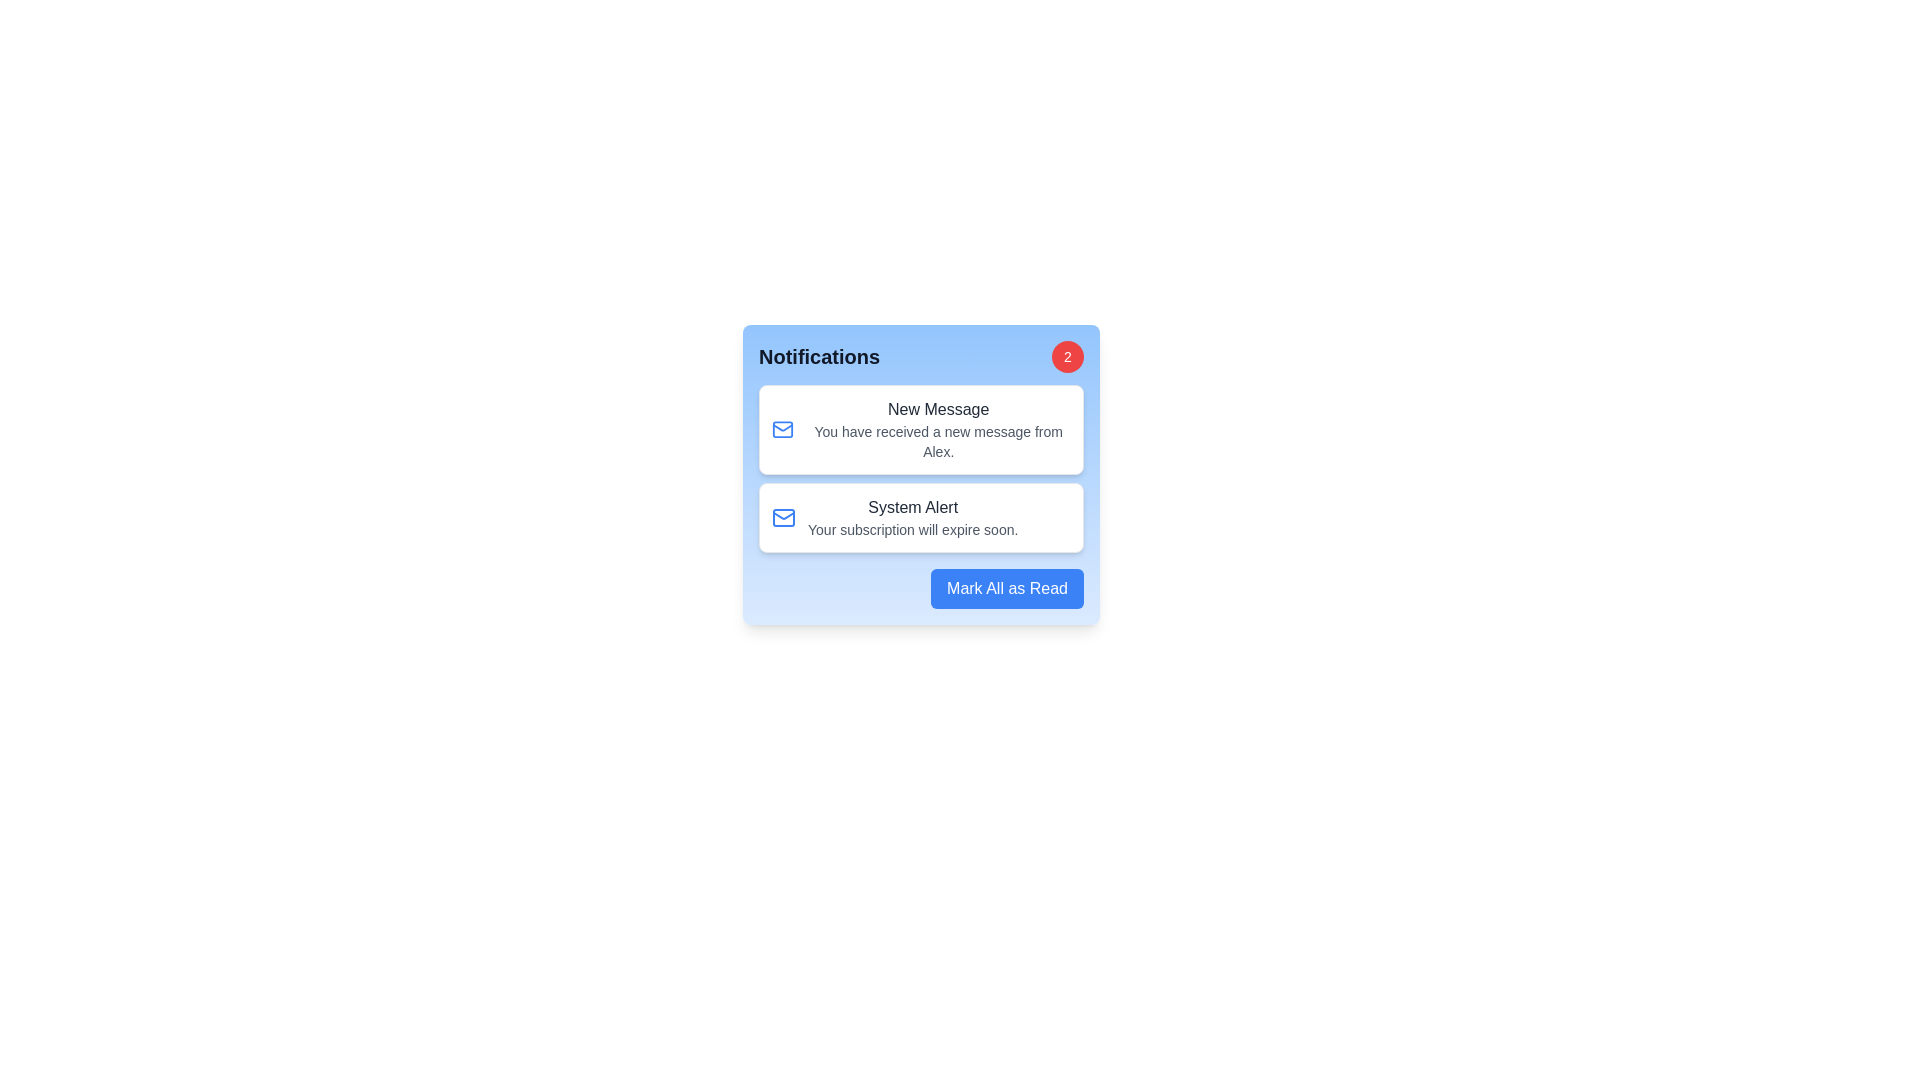  Describe the element at coordinates (912, 516) in the screenshot. I see `text content located in the second notification entry, which alerts the user about the expiration of their subscription` at that location.